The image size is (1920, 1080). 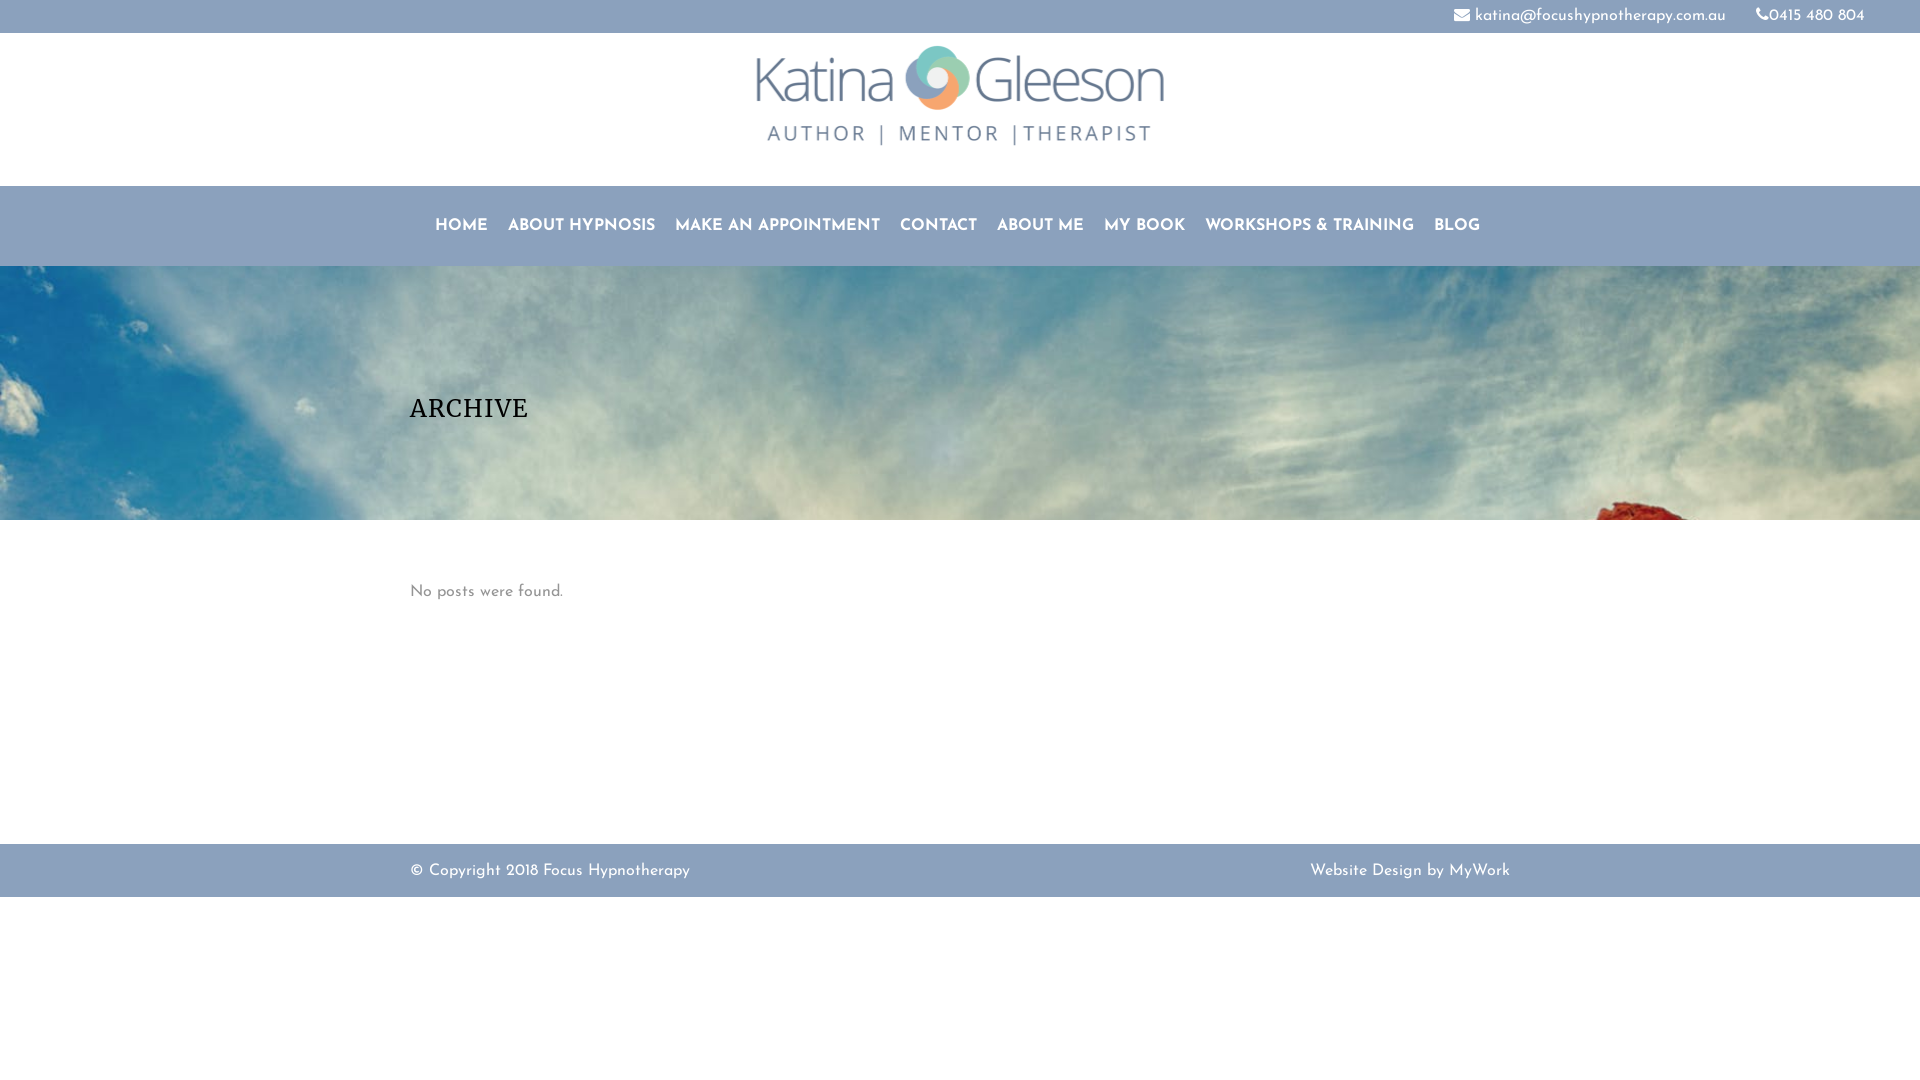 I want to click on 'MAKE AN APPOINTMENT', so click(x=776, y=225).